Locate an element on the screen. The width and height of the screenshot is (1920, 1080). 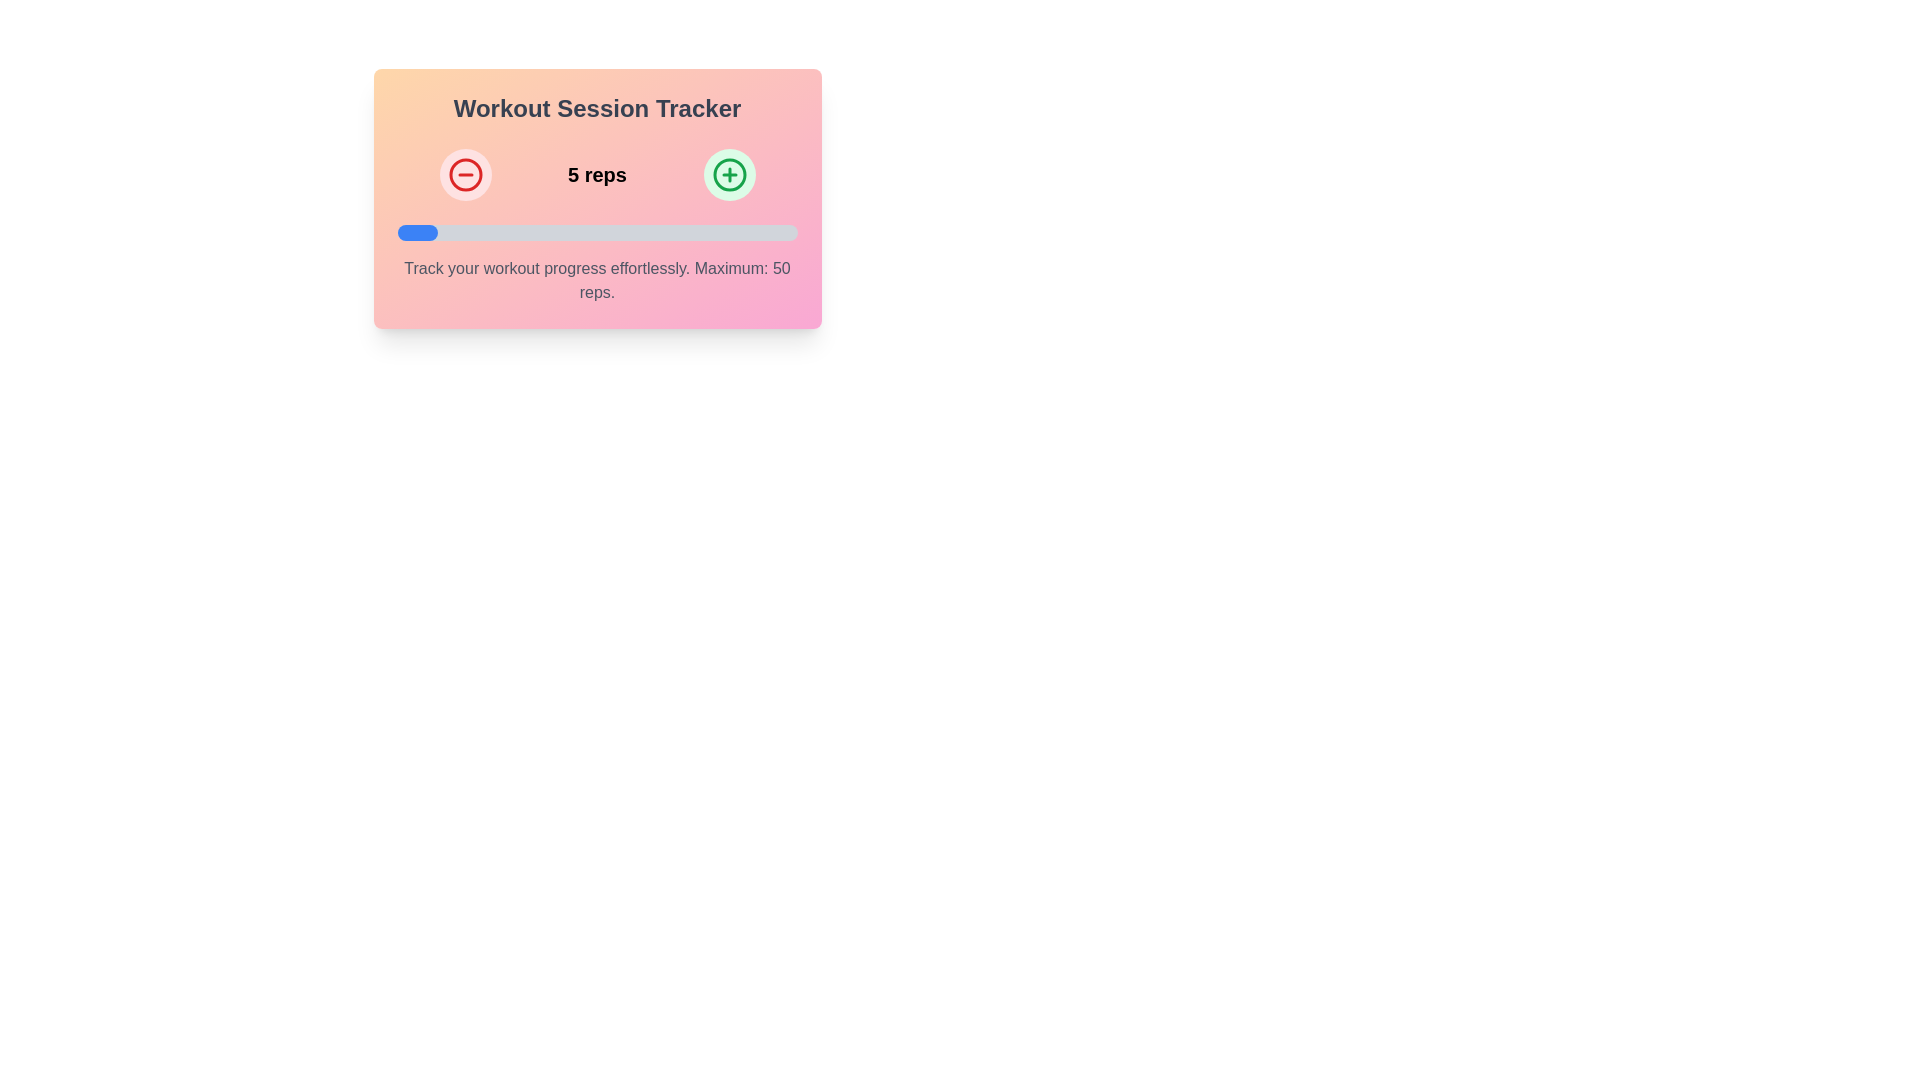
the slider is located at coordinates (397, 231).